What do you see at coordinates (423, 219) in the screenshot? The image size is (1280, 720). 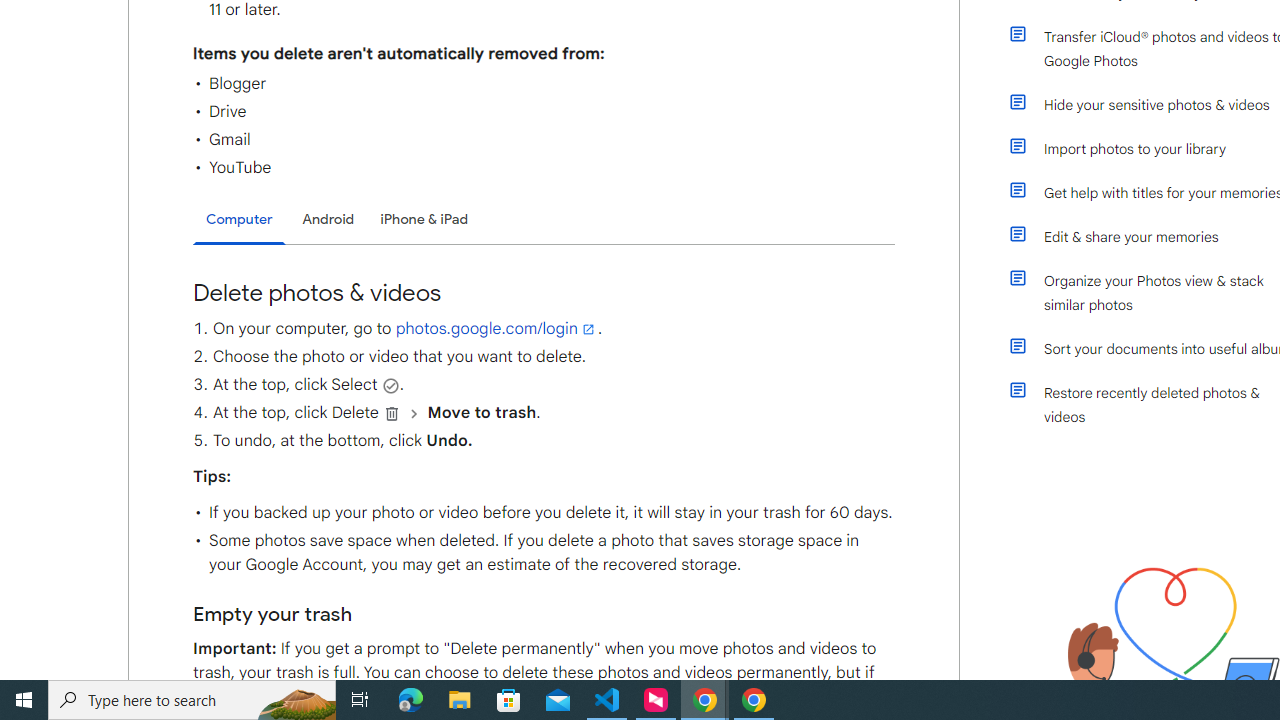 I see `'iPhone & iPad'` at bounding box center [423, 219].